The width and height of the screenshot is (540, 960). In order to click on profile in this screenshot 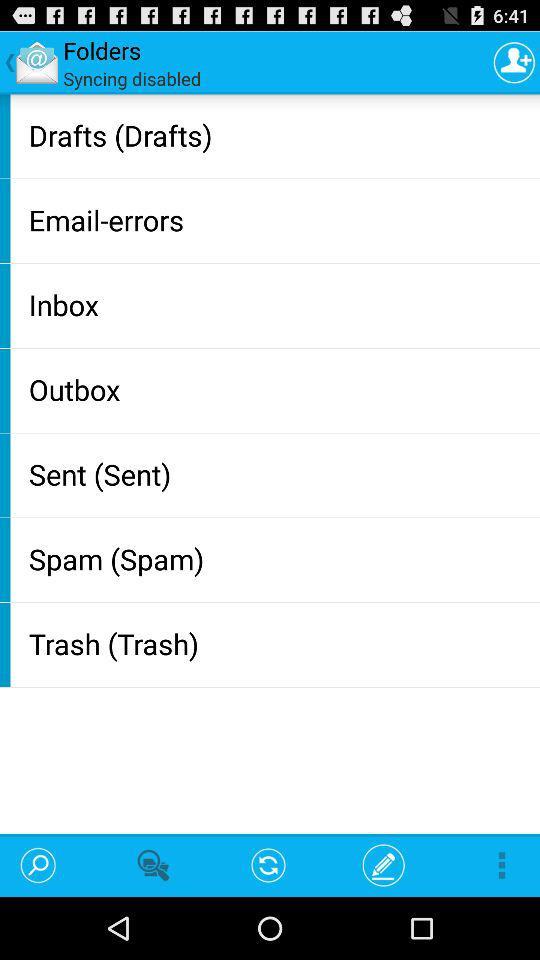, I will do `click(514, 62)`.